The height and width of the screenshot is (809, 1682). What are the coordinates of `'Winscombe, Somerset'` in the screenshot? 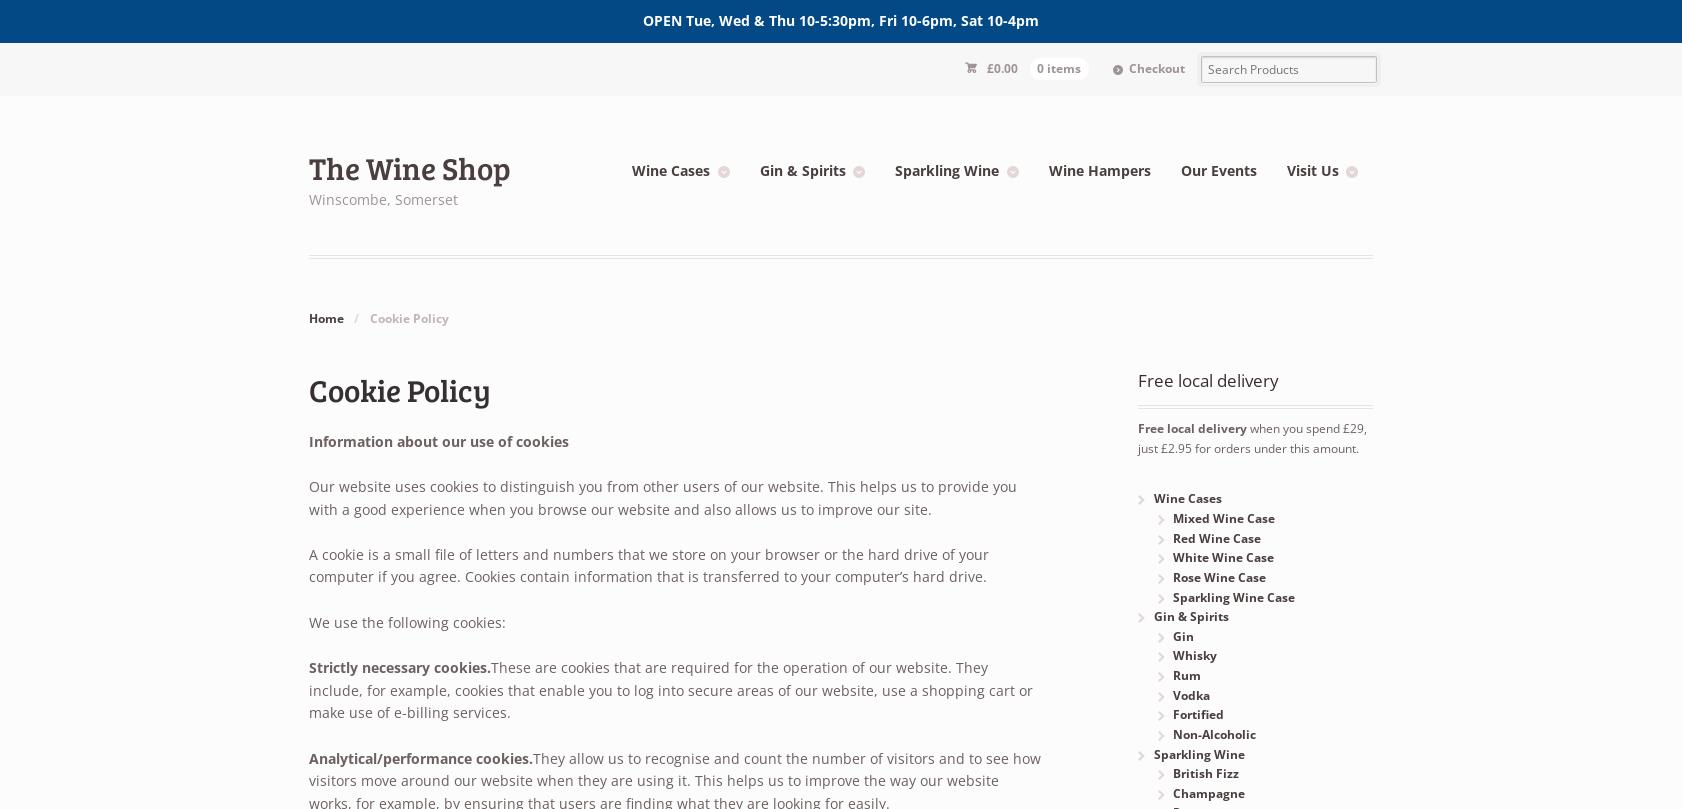 It's located at (382, 197).